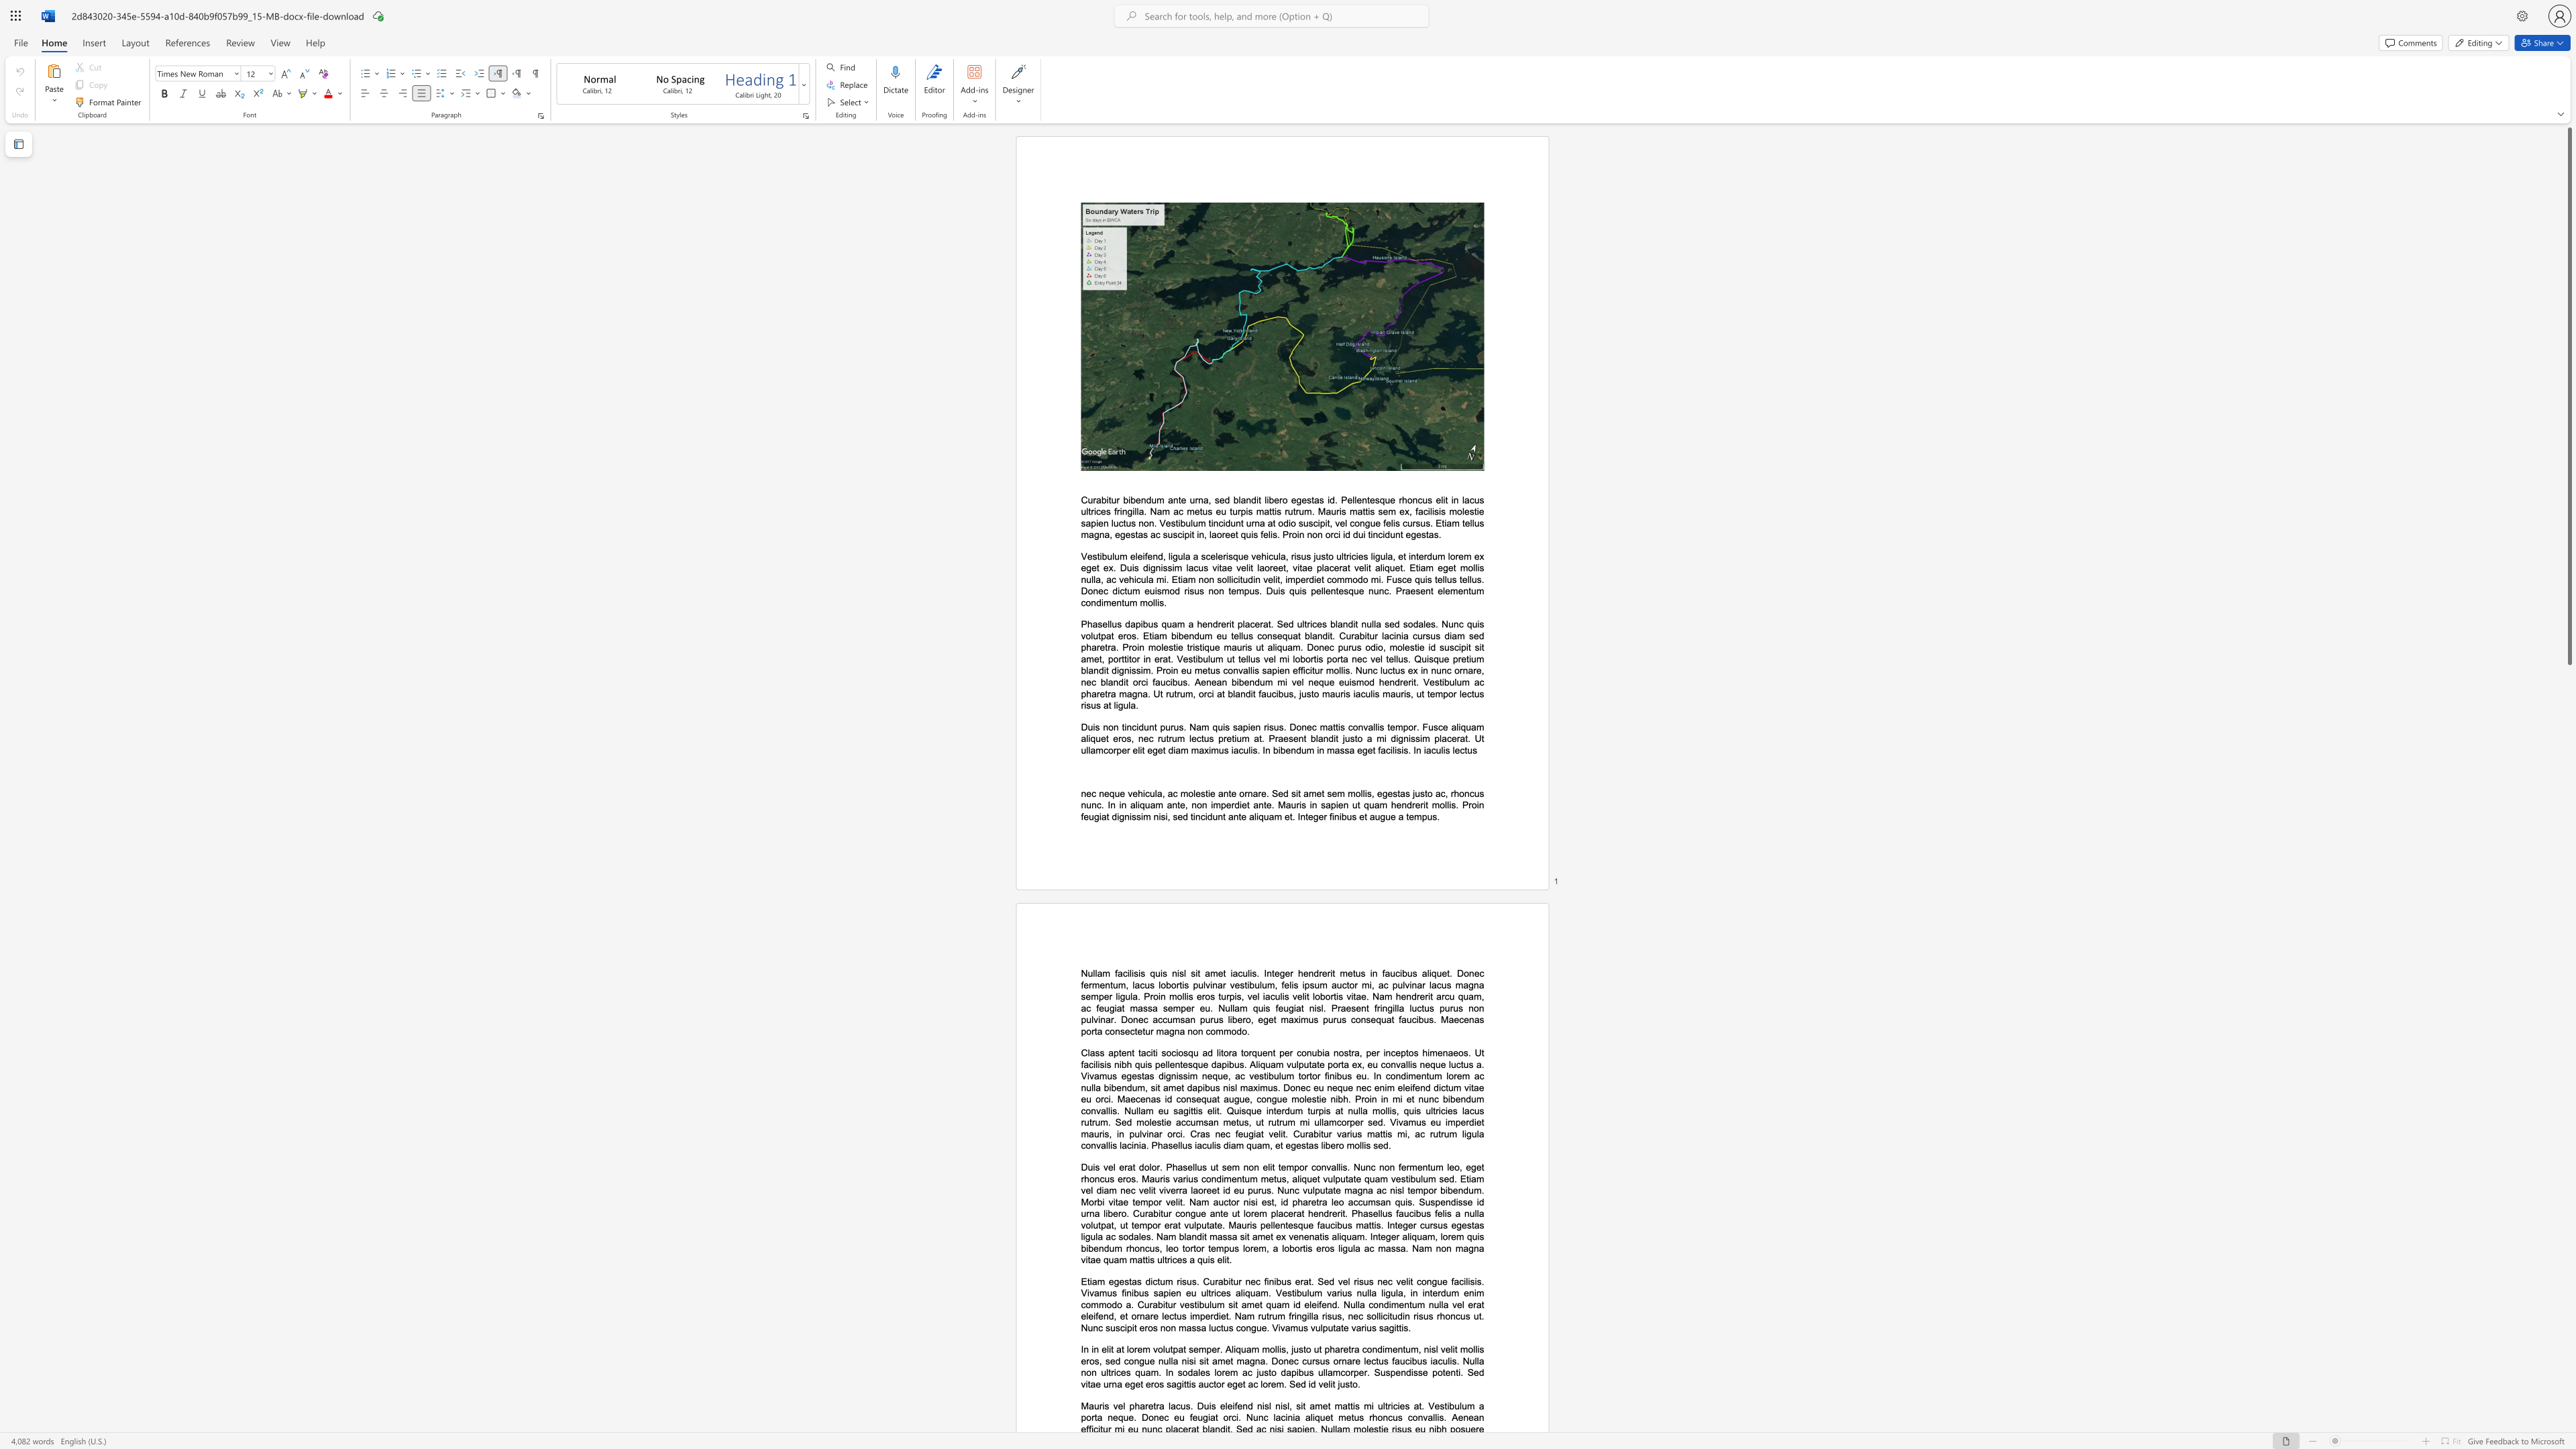 The image size is (2576, 1449). Describe the element at coordinates (1197, 972) in the screenshot. I see `the subset text "t amet iaculis. Integer hendrerit metus in faucibus aliquet. Donec fermentum, lacus lobortis pulvinar vestibulum, felis ip" within the text "Nullam facilisis quis nisl sit amet iaculis. Integer hendrerit metus in faucibus aliquet. Donec fermentum, lacus lobortis pulvinar vestibulum, felis ipsum auctor mi, ac pulvinar lacus magna"` at that location.